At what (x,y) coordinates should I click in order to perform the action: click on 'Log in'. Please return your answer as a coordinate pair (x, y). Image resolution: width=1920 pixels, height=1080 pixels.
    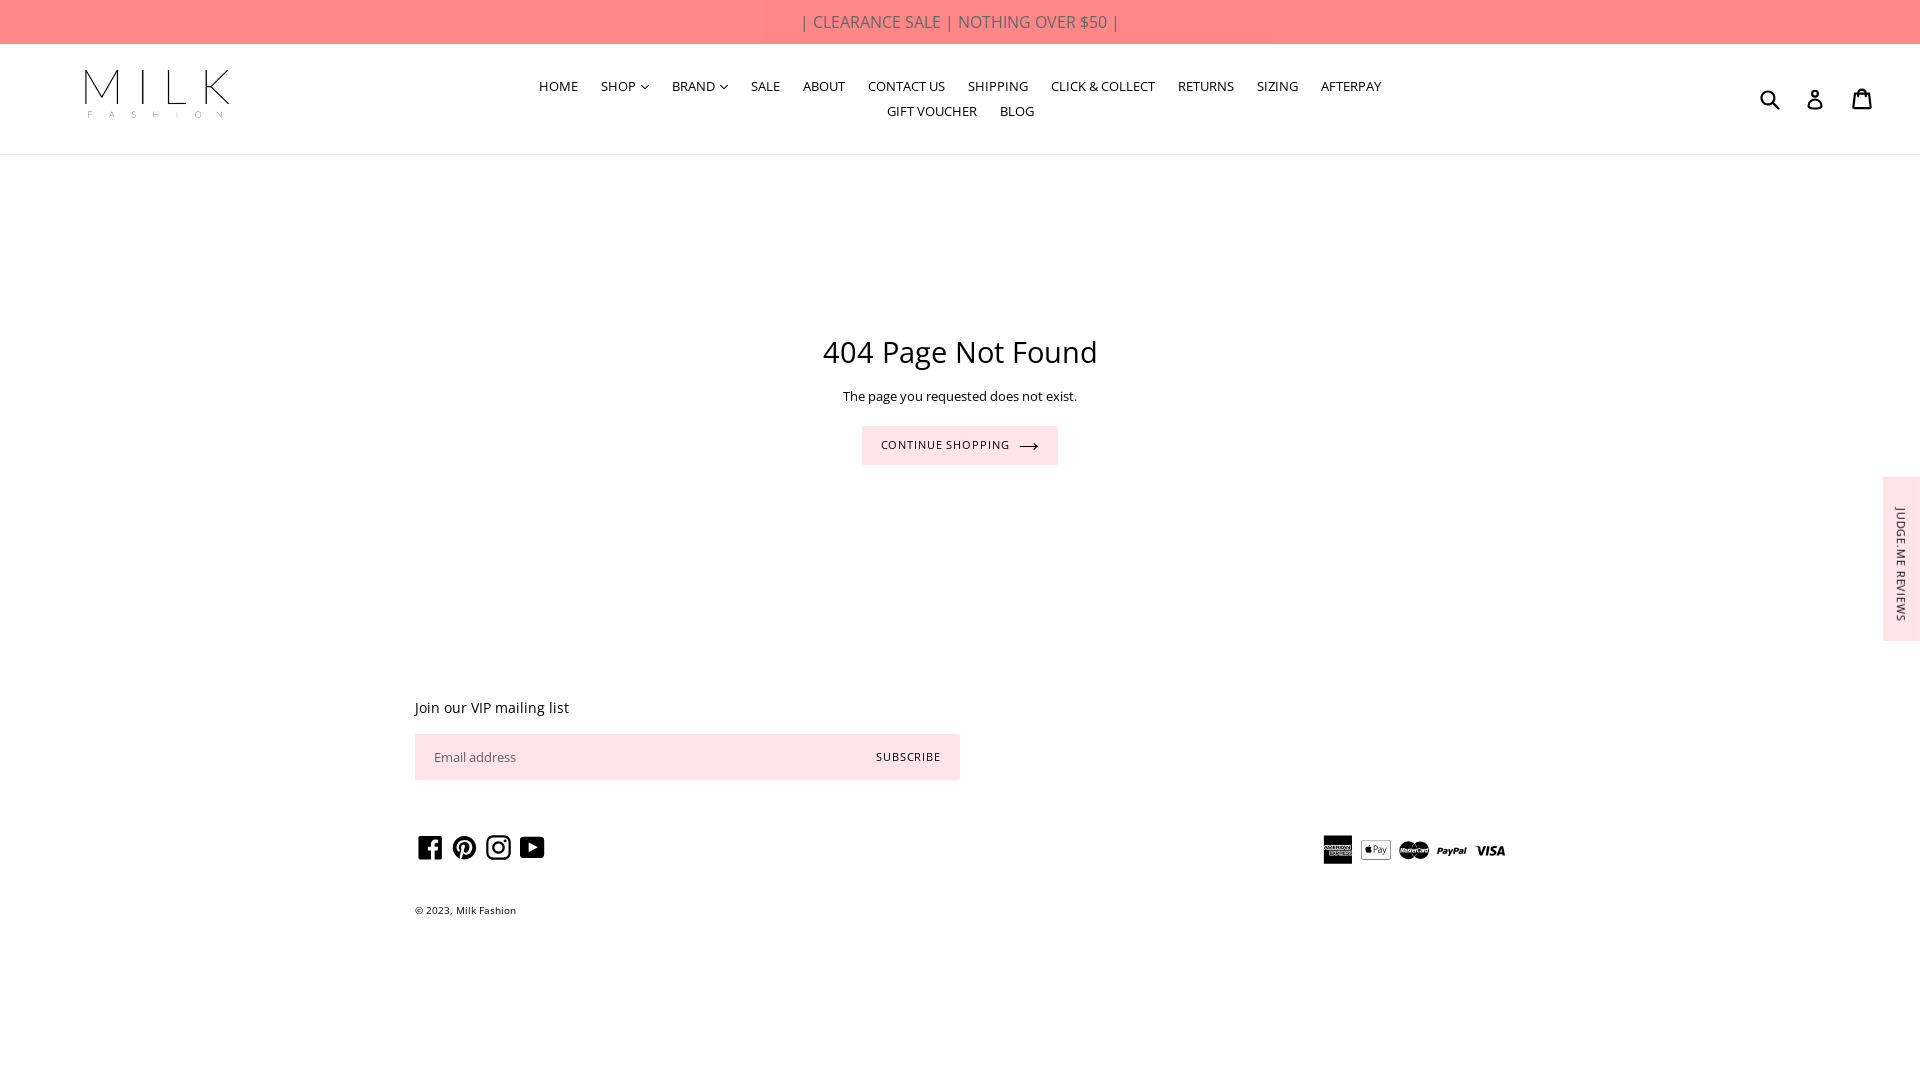
    Looking at the image, I should click on (1814, 99).